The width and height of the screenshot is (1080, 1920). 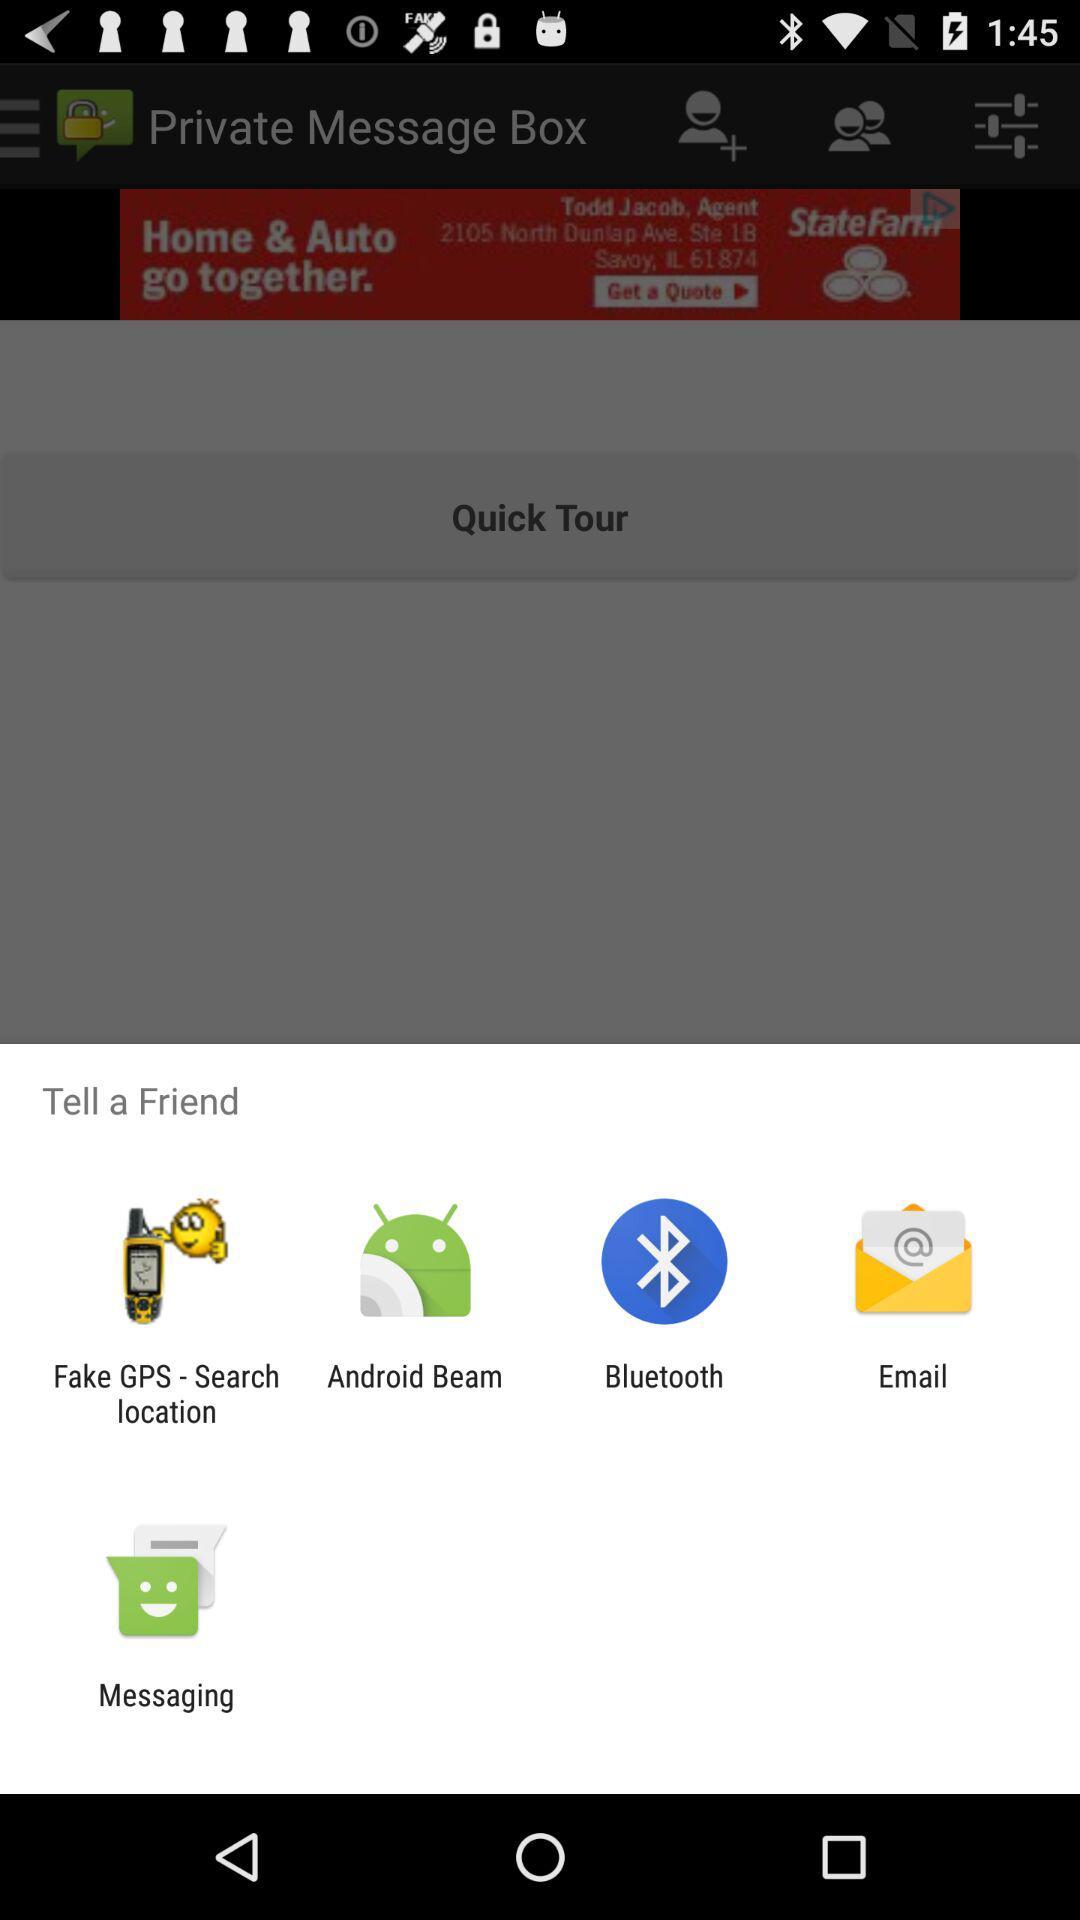 I want to click on the icon to the left of the android beam icon, so click(x=165, y=1392).